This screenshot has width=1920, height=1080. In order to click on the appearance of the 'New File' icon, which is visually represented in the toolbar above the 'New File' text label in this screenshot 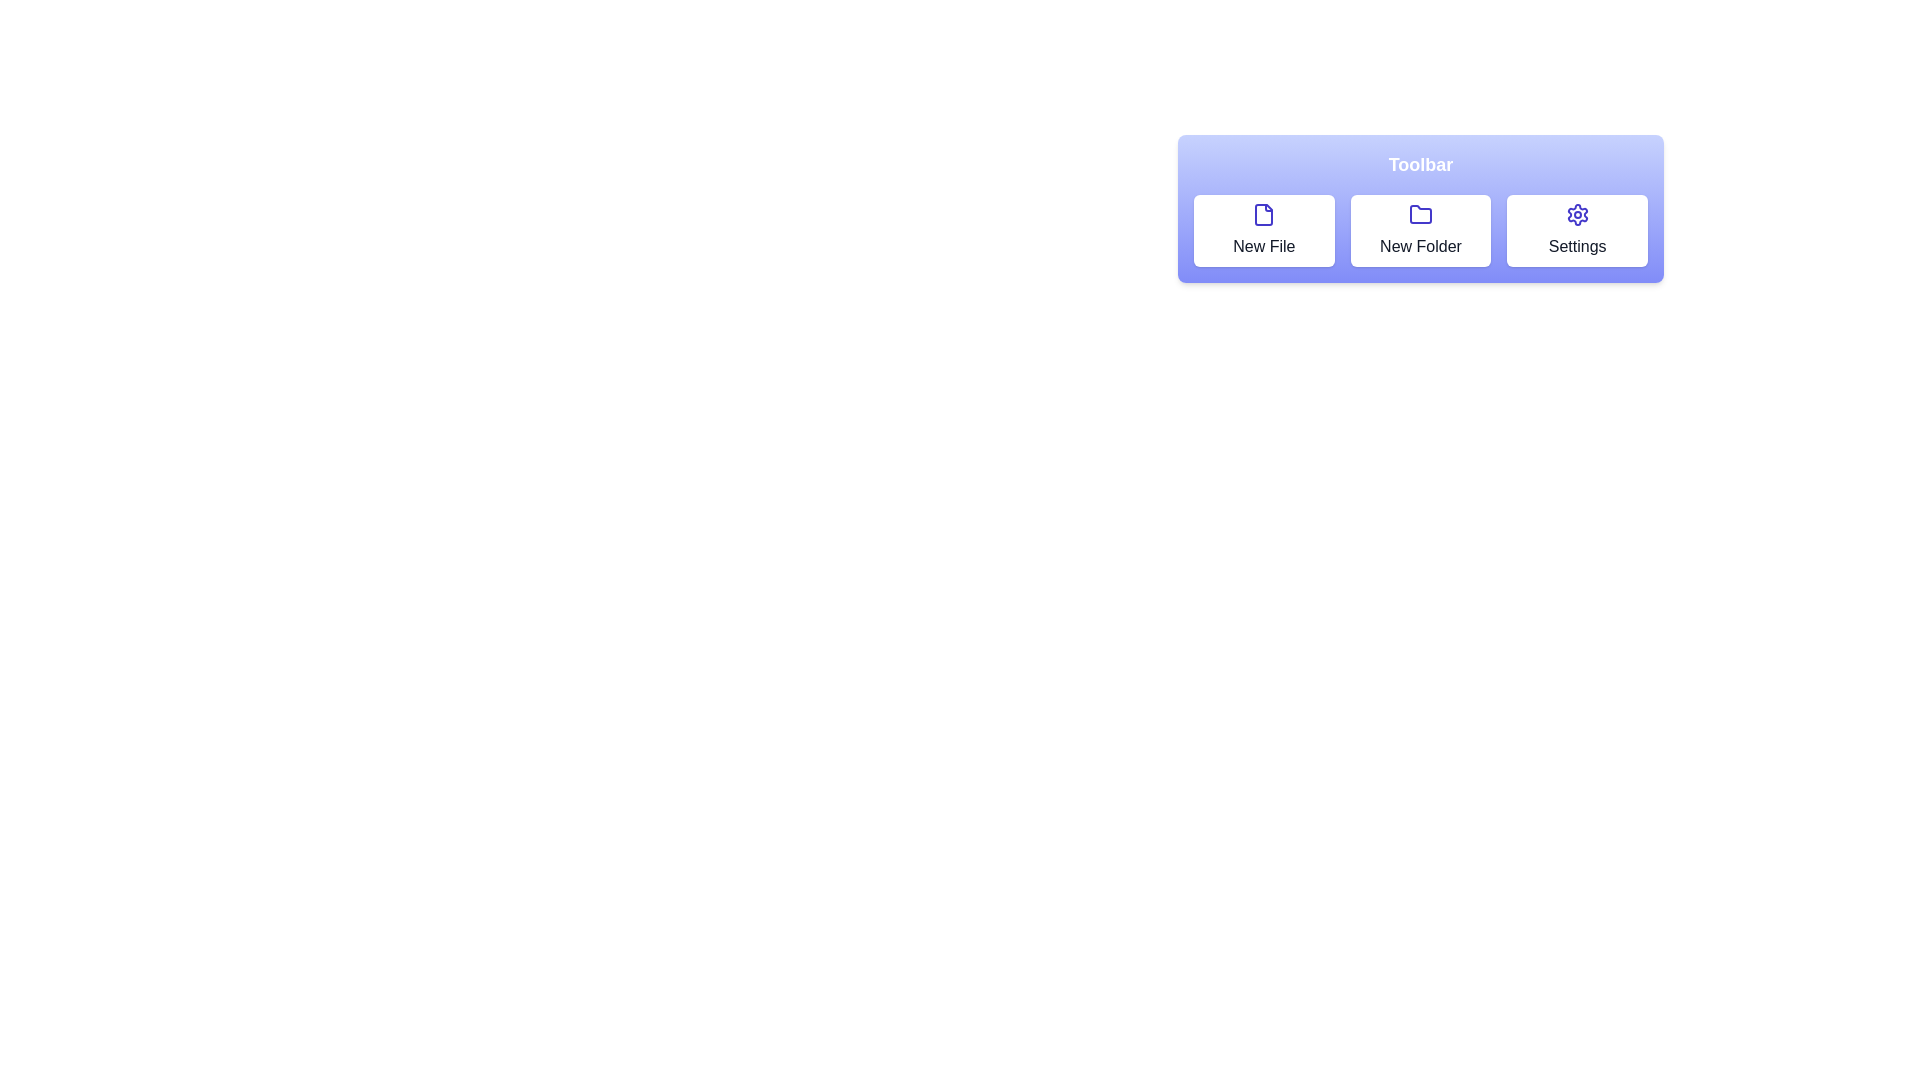, I will do `click(1263, 215)`.